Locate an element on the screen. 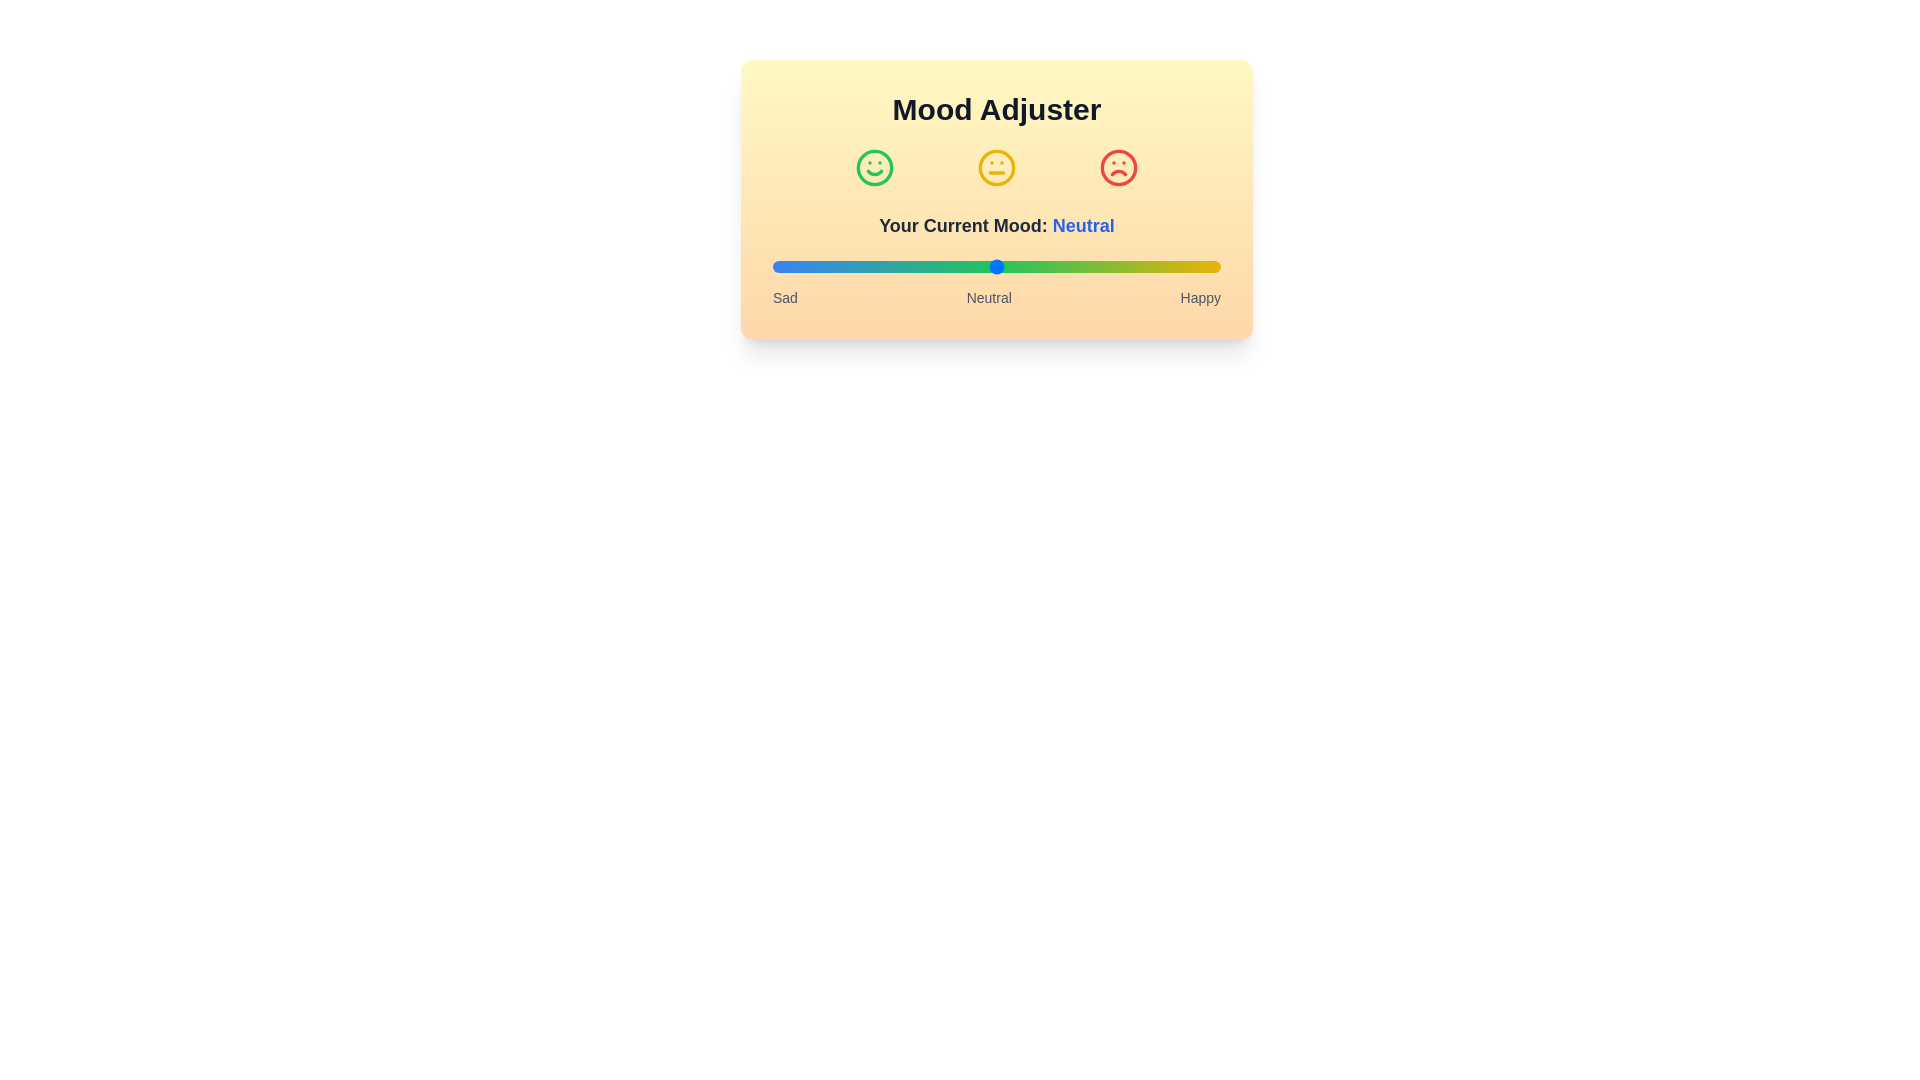 The width and height of the screenshot is (1920, 1080). the mood slider to set the mood to 77% is located at coordinates (1117, 265).